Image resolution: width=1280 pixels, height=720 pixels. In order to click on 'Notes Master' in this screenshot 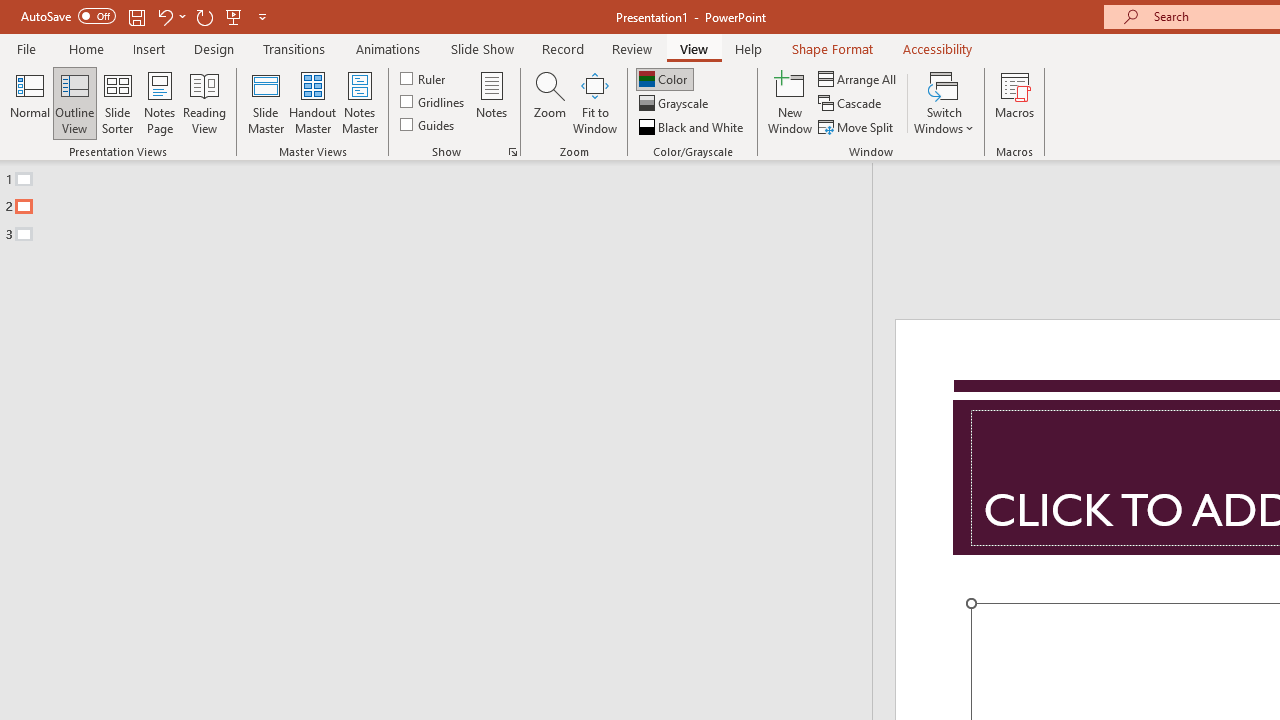, I will do `click(360, 103)`.